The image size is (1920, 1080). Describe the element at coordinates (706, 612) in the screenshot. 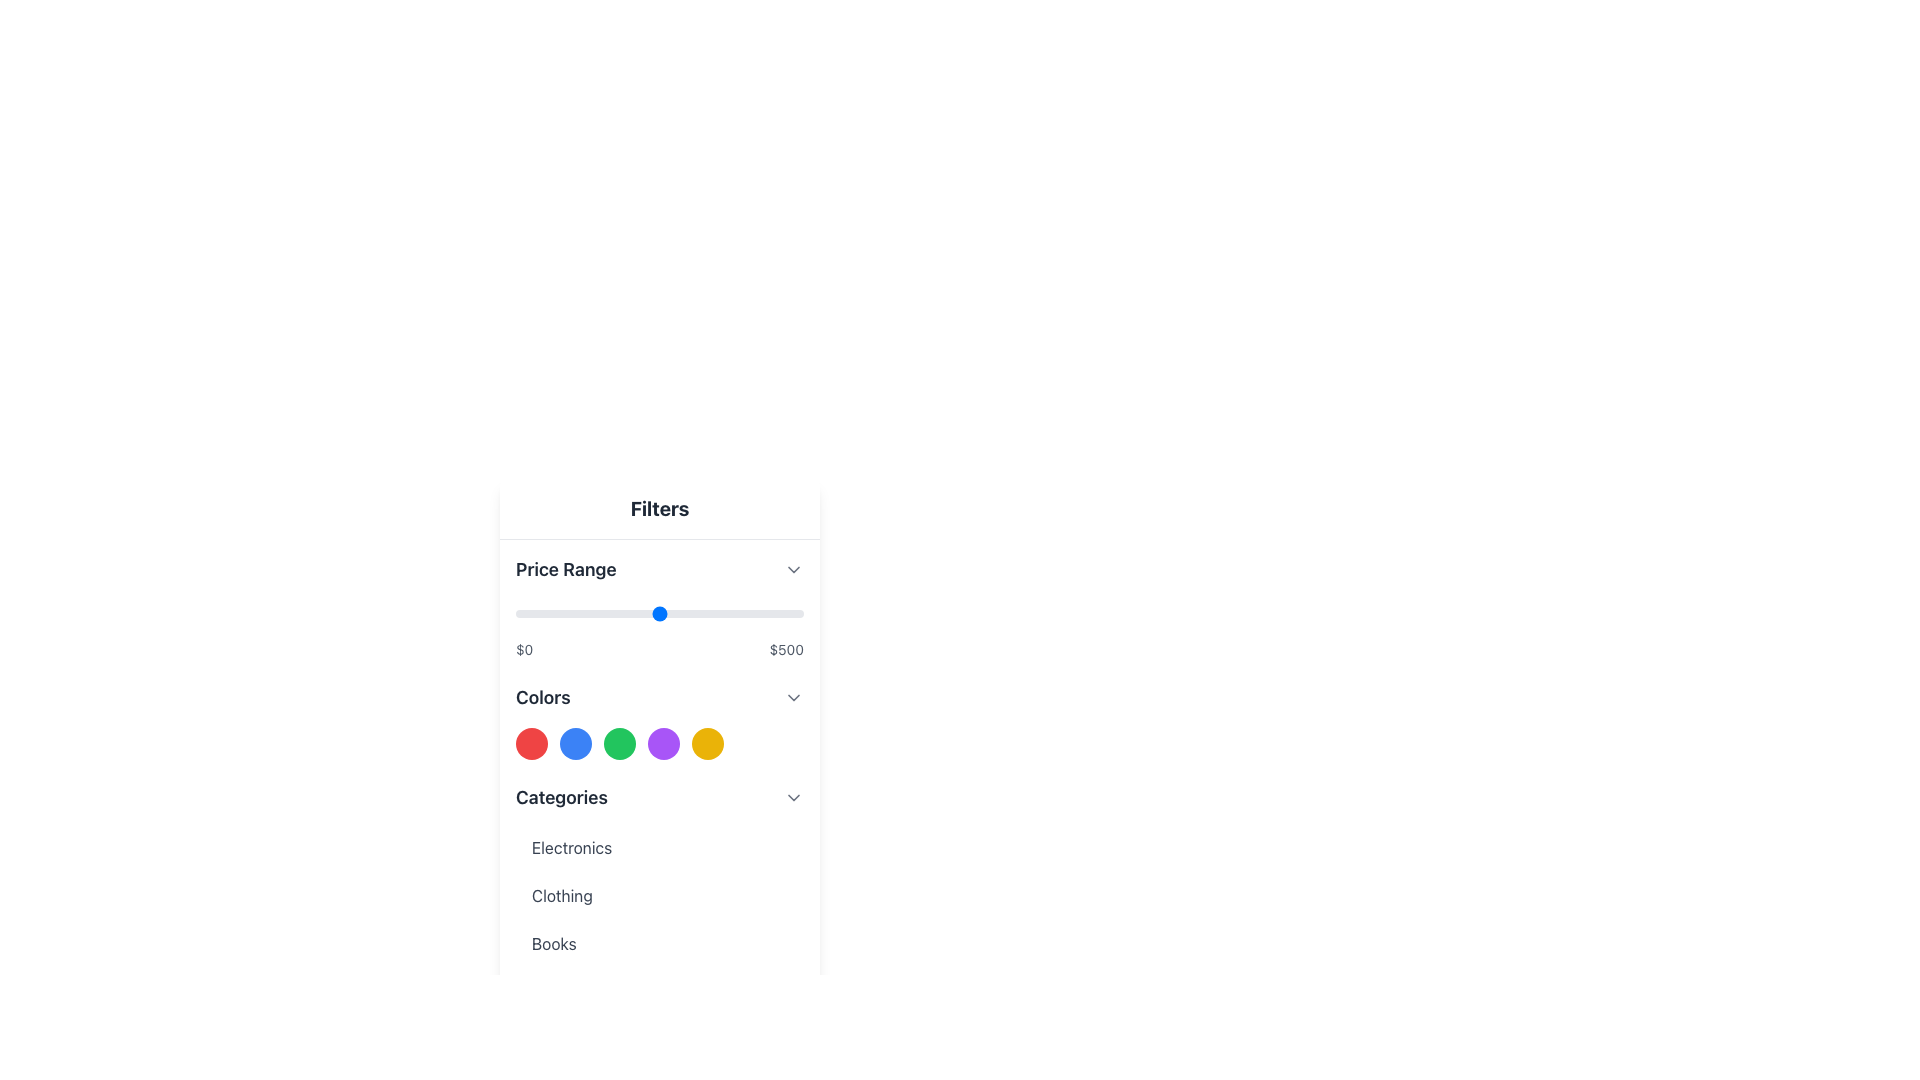

I see `the slider` at that location.